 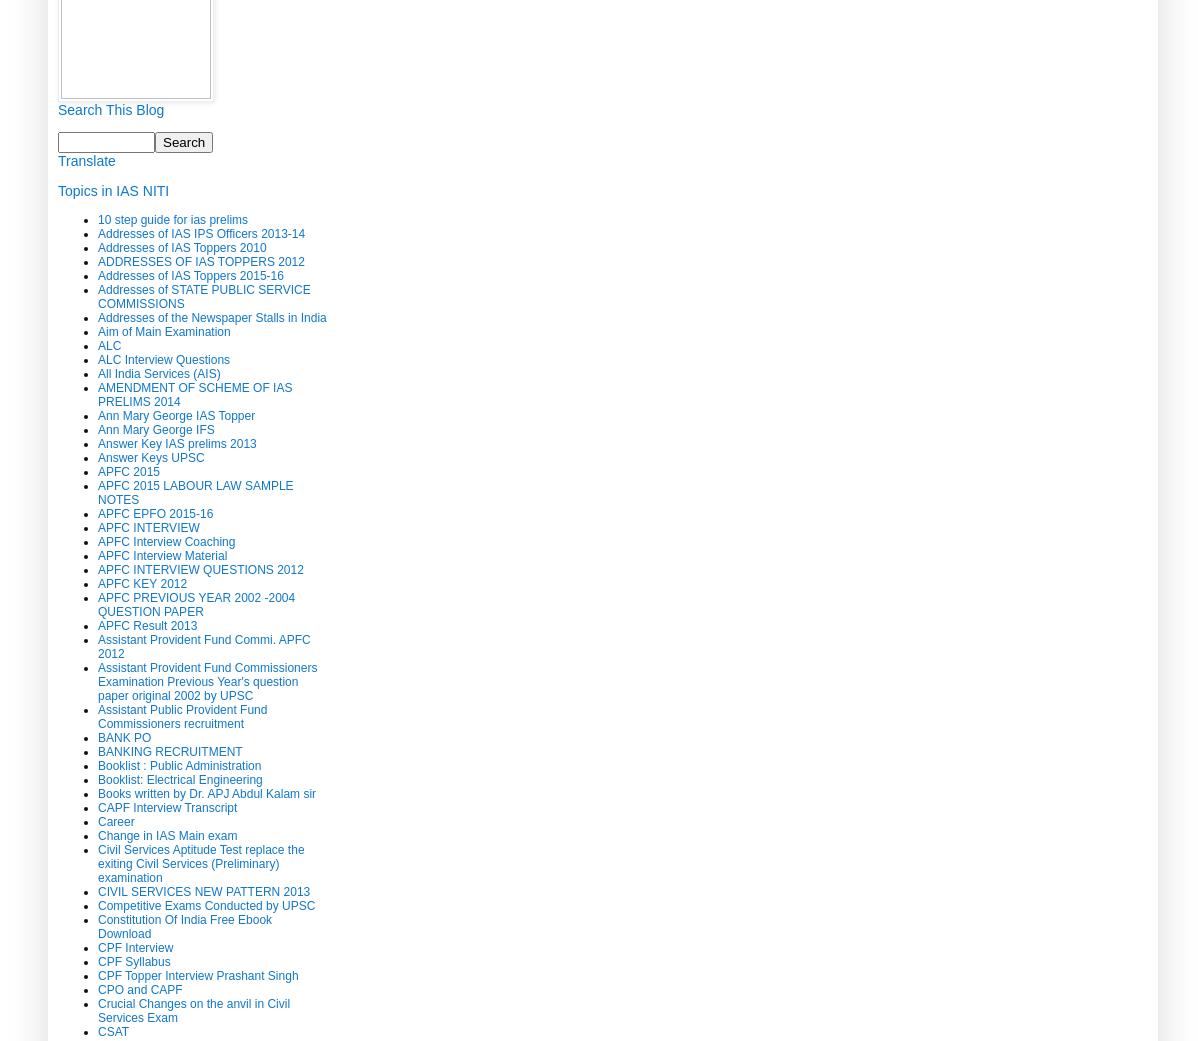 I want to click on 'Search This Blog', so click(x=57, y=108).